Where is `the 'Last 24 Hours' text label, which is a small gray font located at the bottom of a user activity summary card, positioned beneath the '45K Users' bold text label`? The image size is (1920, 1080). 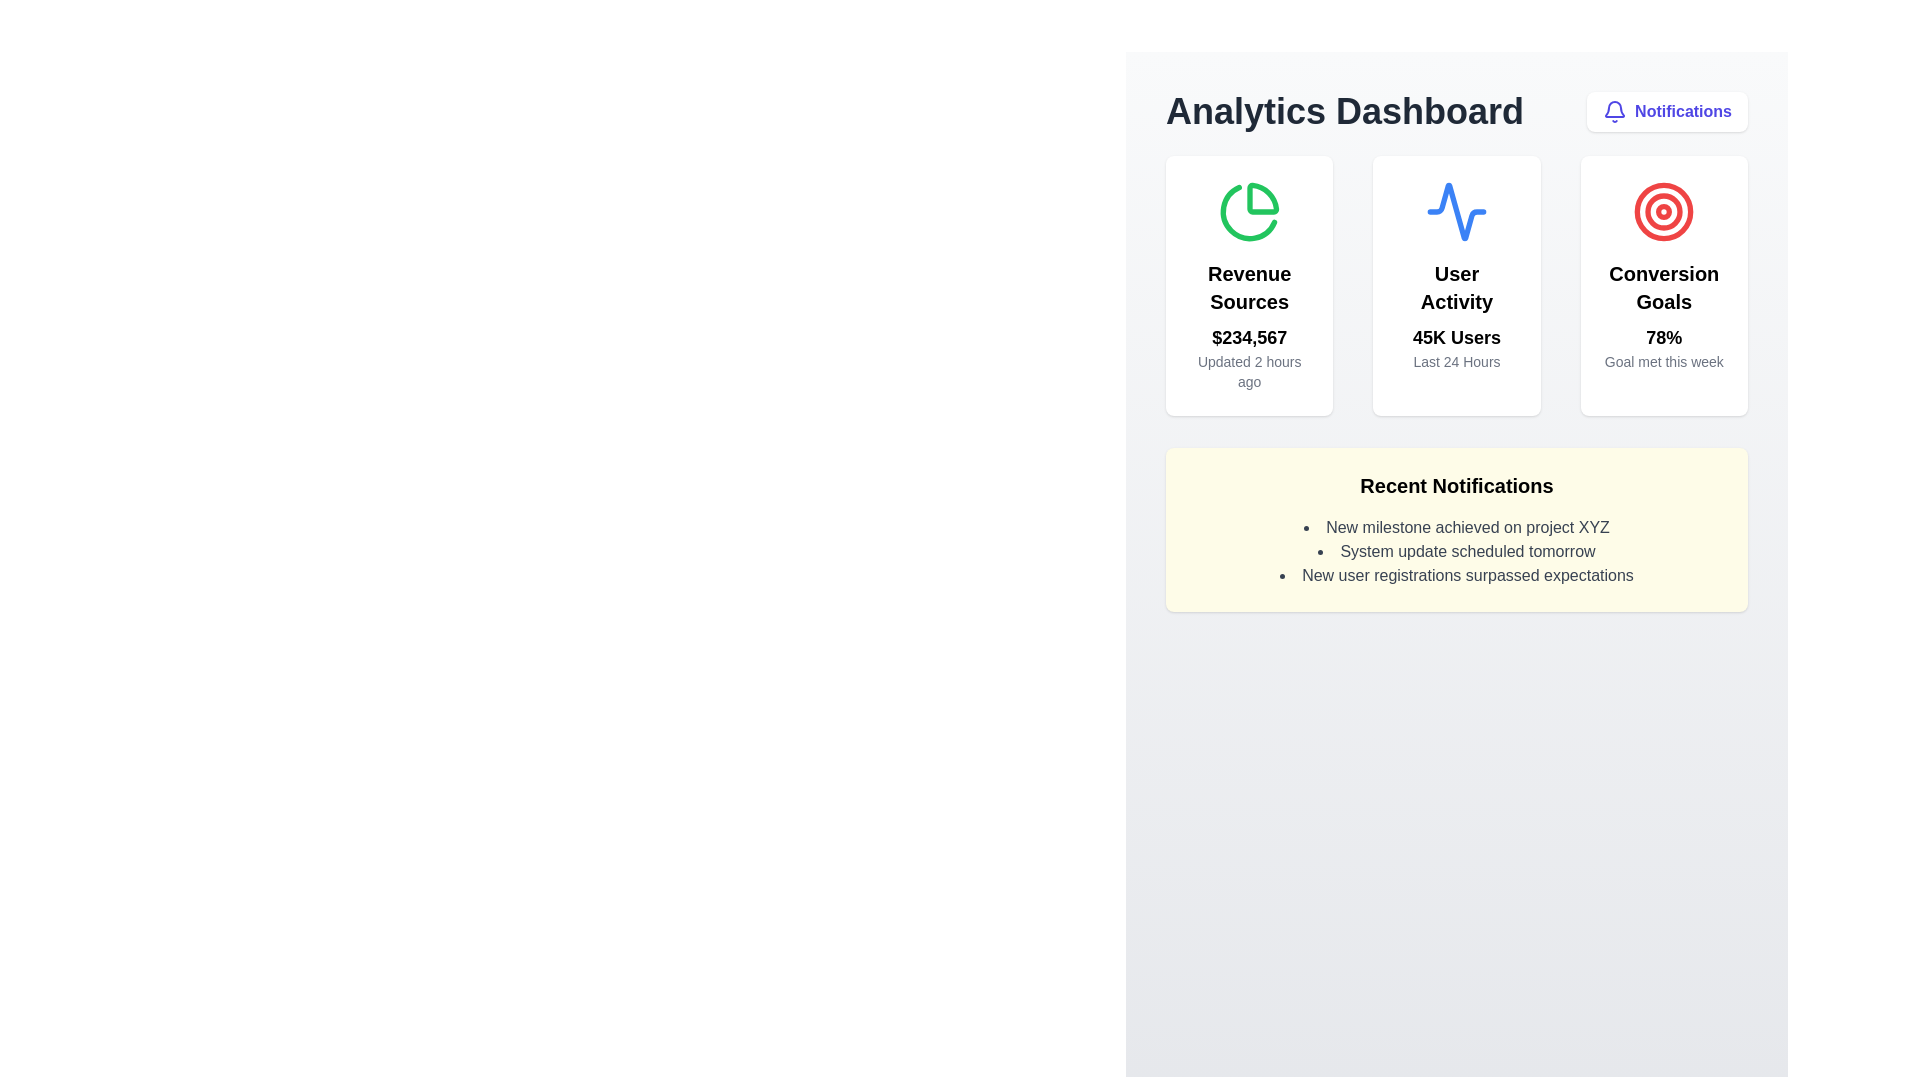 the 'Last 24 Hours' text label, which is a small gray font located at the bottom of a user activity summary card, positioned beneath the '45K Users' bold text label is located at coordinates (1456, 362).